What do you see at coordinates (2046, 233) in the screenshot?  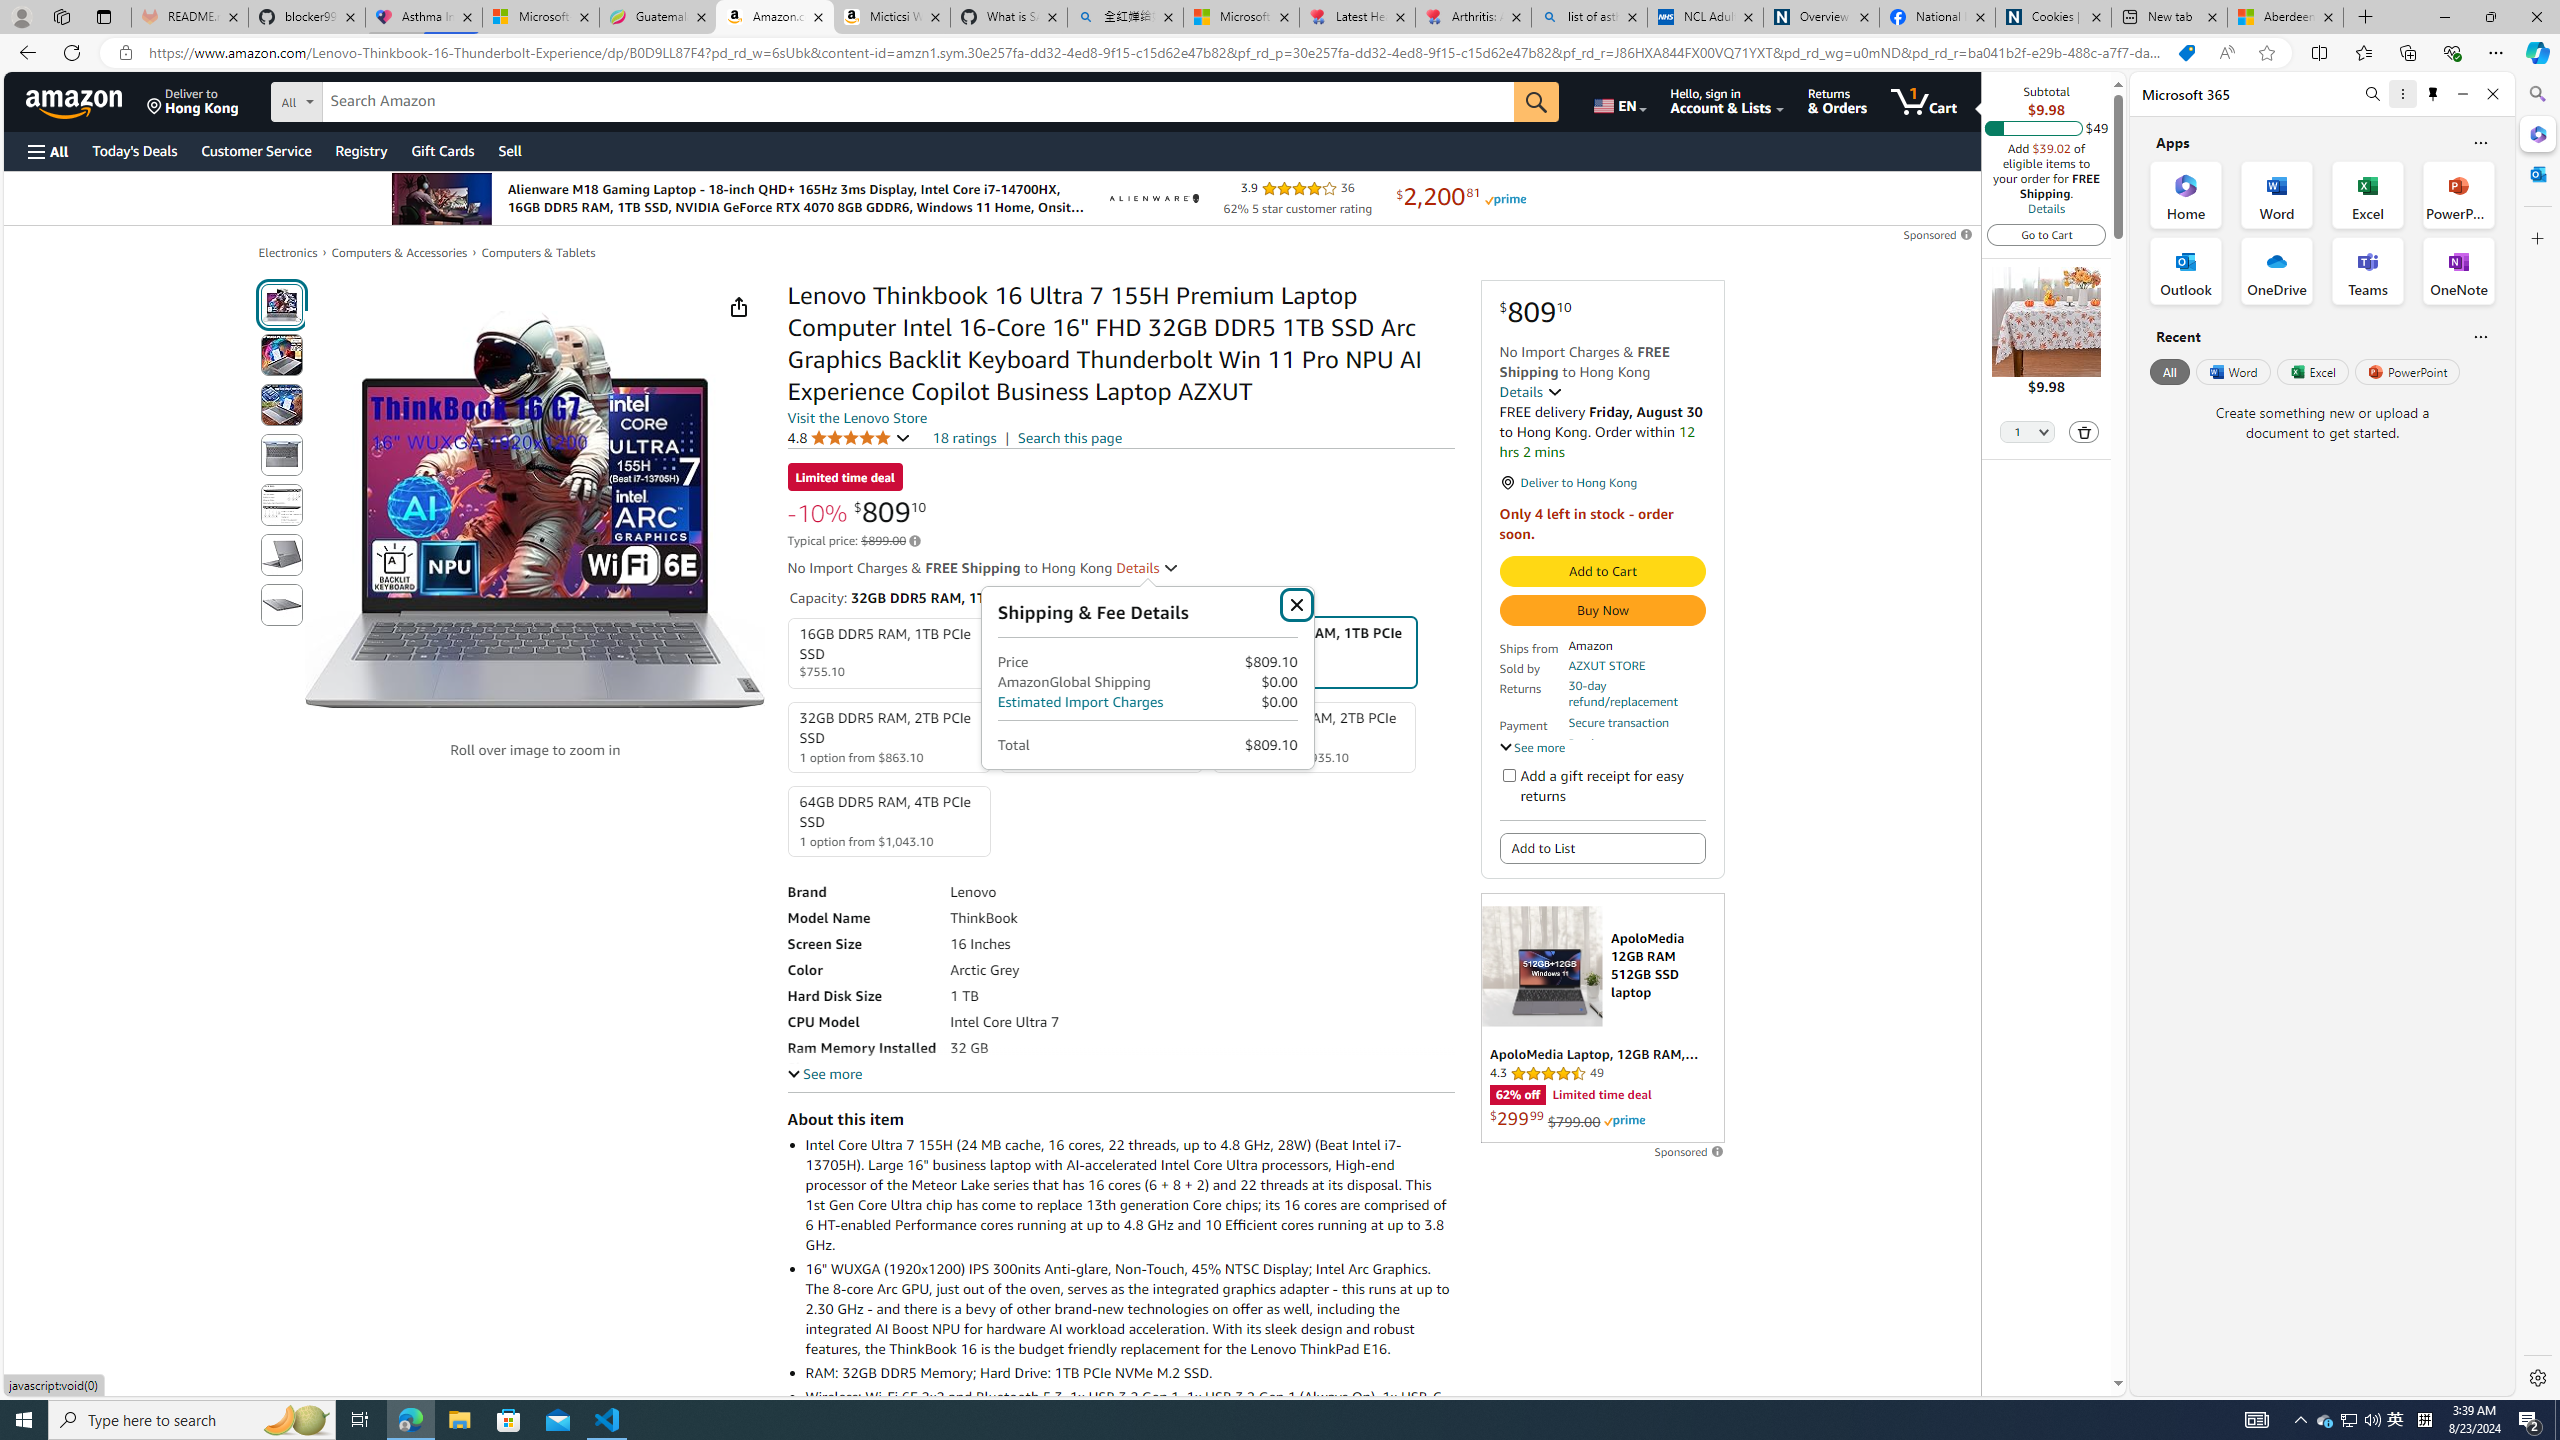 I see `'Go to Cart'` at bounding box center [2046, 233].